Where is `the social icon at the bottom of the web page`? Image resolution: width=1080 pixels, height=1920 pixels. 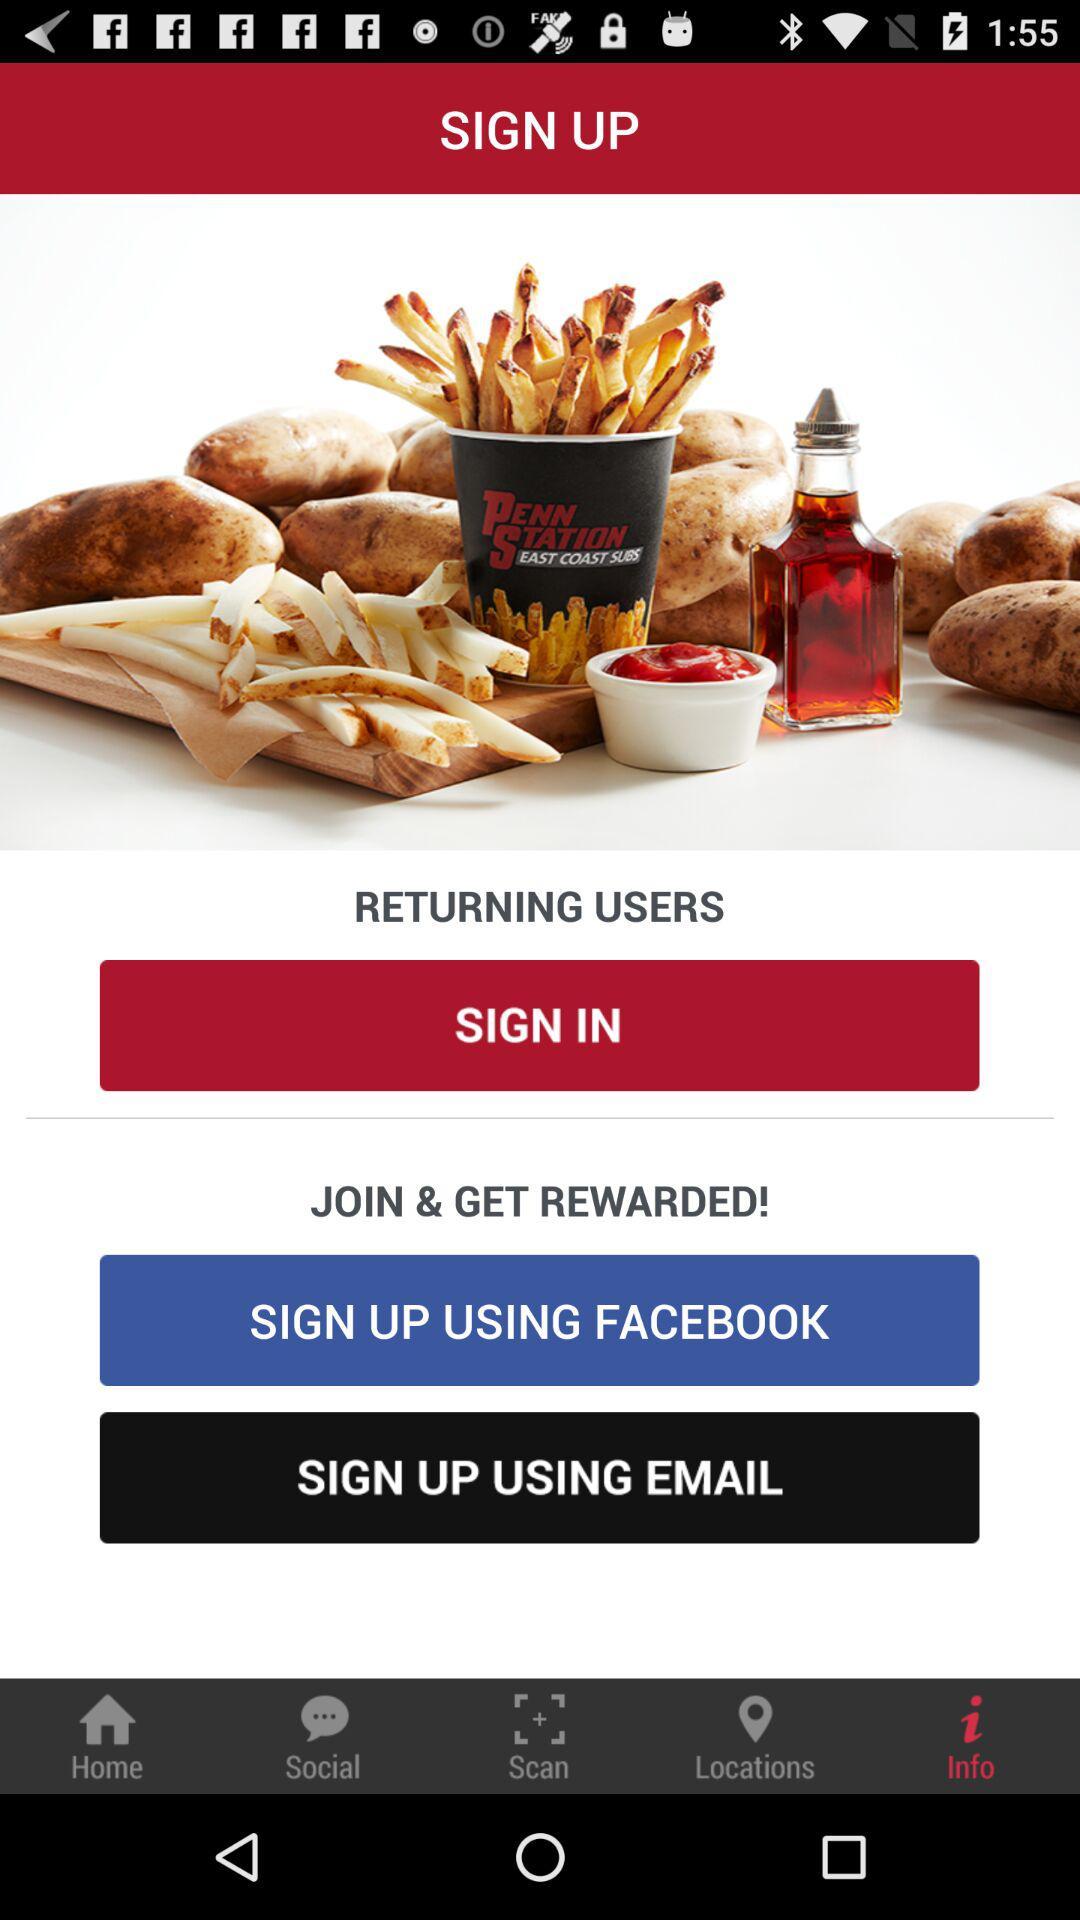 the social icon at the bottom of the web page is located at coordinates (322, 1735).